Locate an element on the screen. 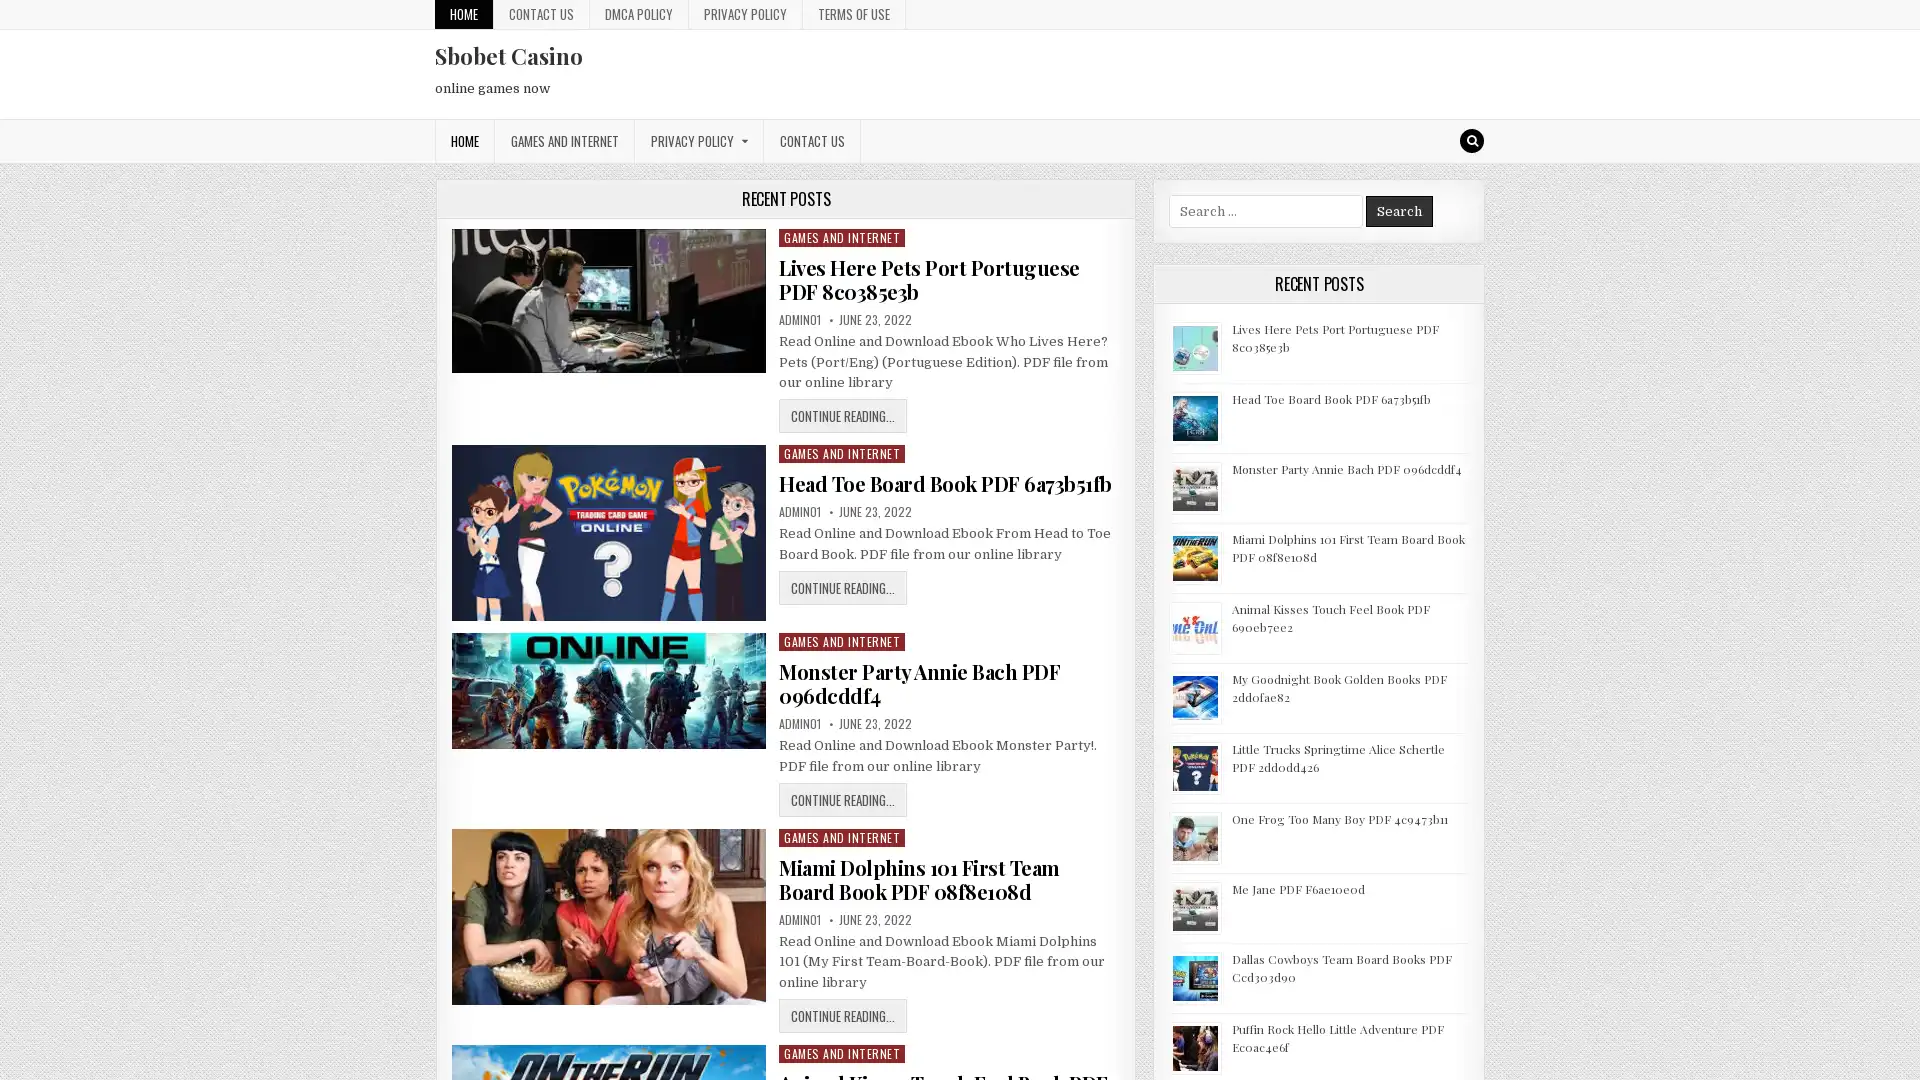  Search is located at coordinates (1398, 211).